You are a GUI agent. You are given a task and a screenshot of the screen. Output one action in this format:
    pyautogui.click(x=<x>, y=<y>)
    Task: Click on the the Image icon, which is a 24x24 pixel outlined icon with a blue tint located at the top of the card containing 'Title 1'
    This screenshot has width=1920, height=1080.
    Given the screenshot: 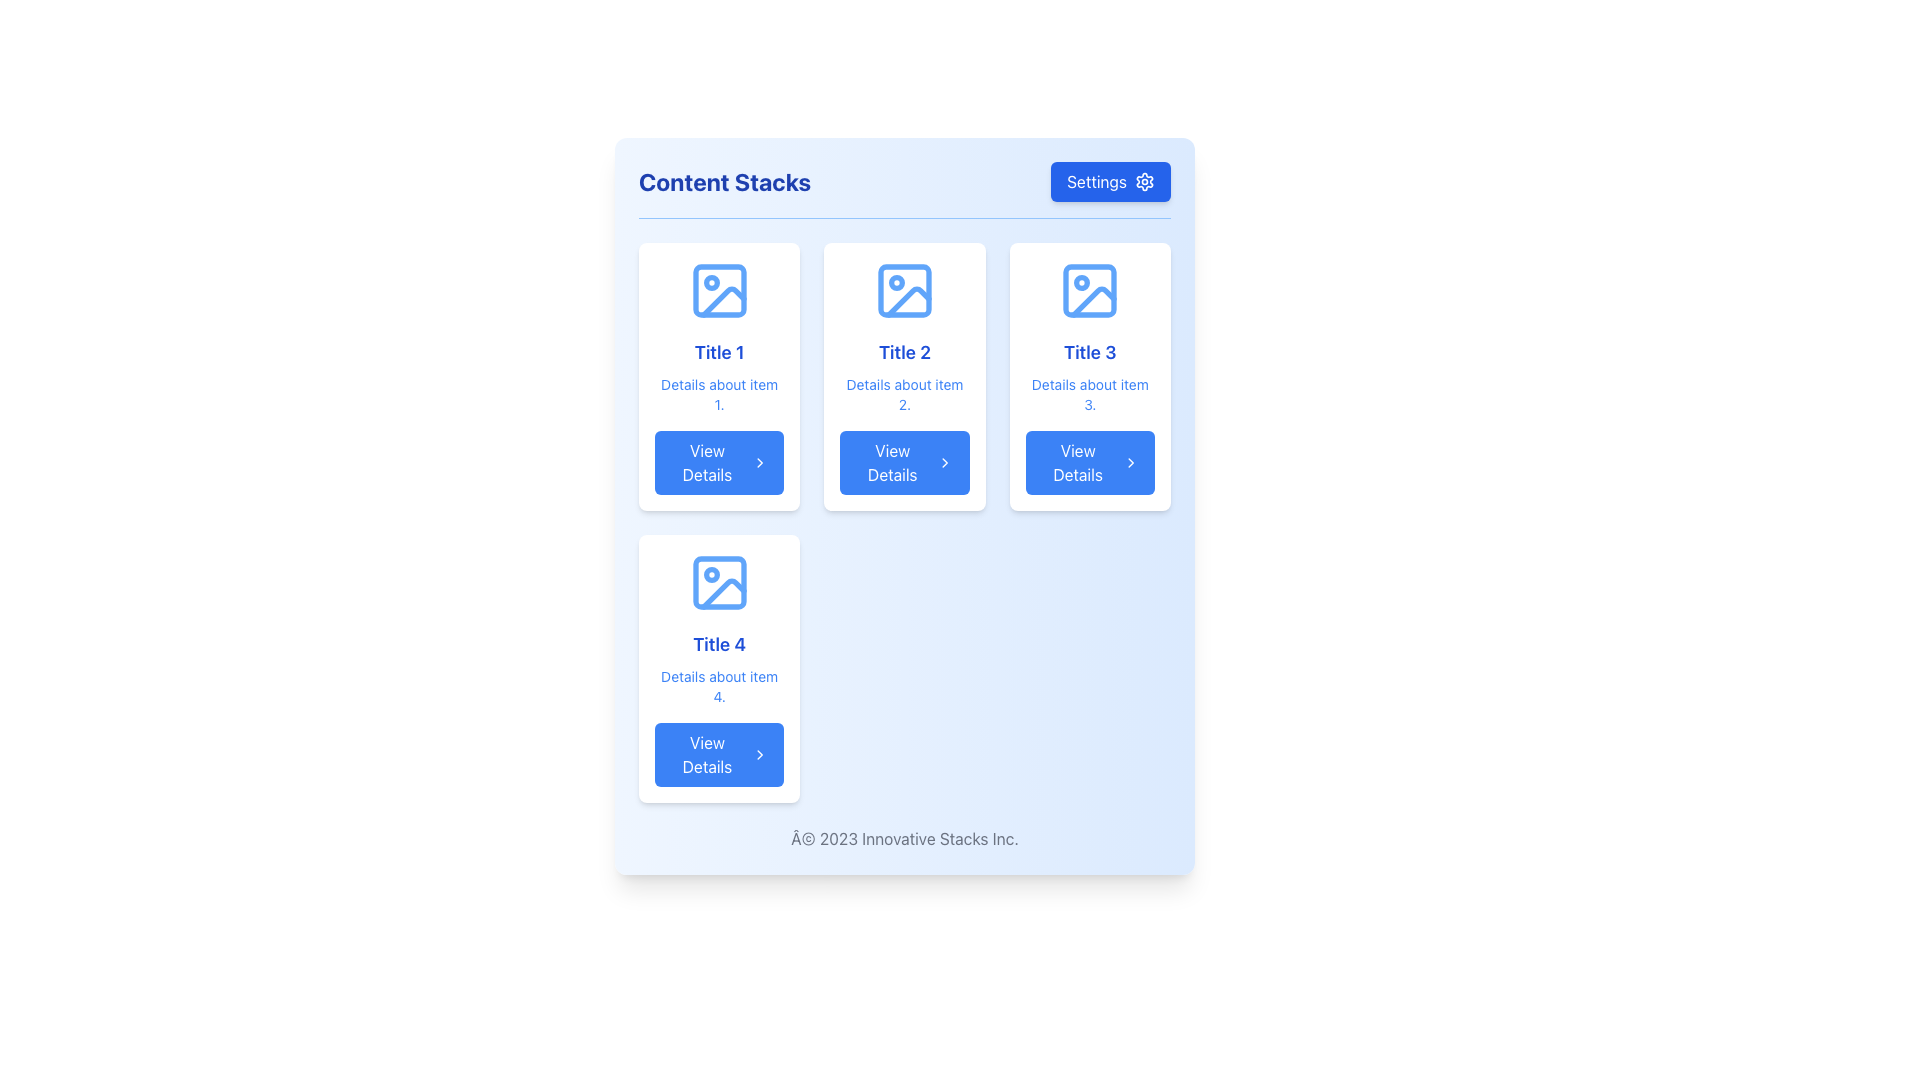 What is the action you would take?
    pyautogui.click(x=719, y=290)
    